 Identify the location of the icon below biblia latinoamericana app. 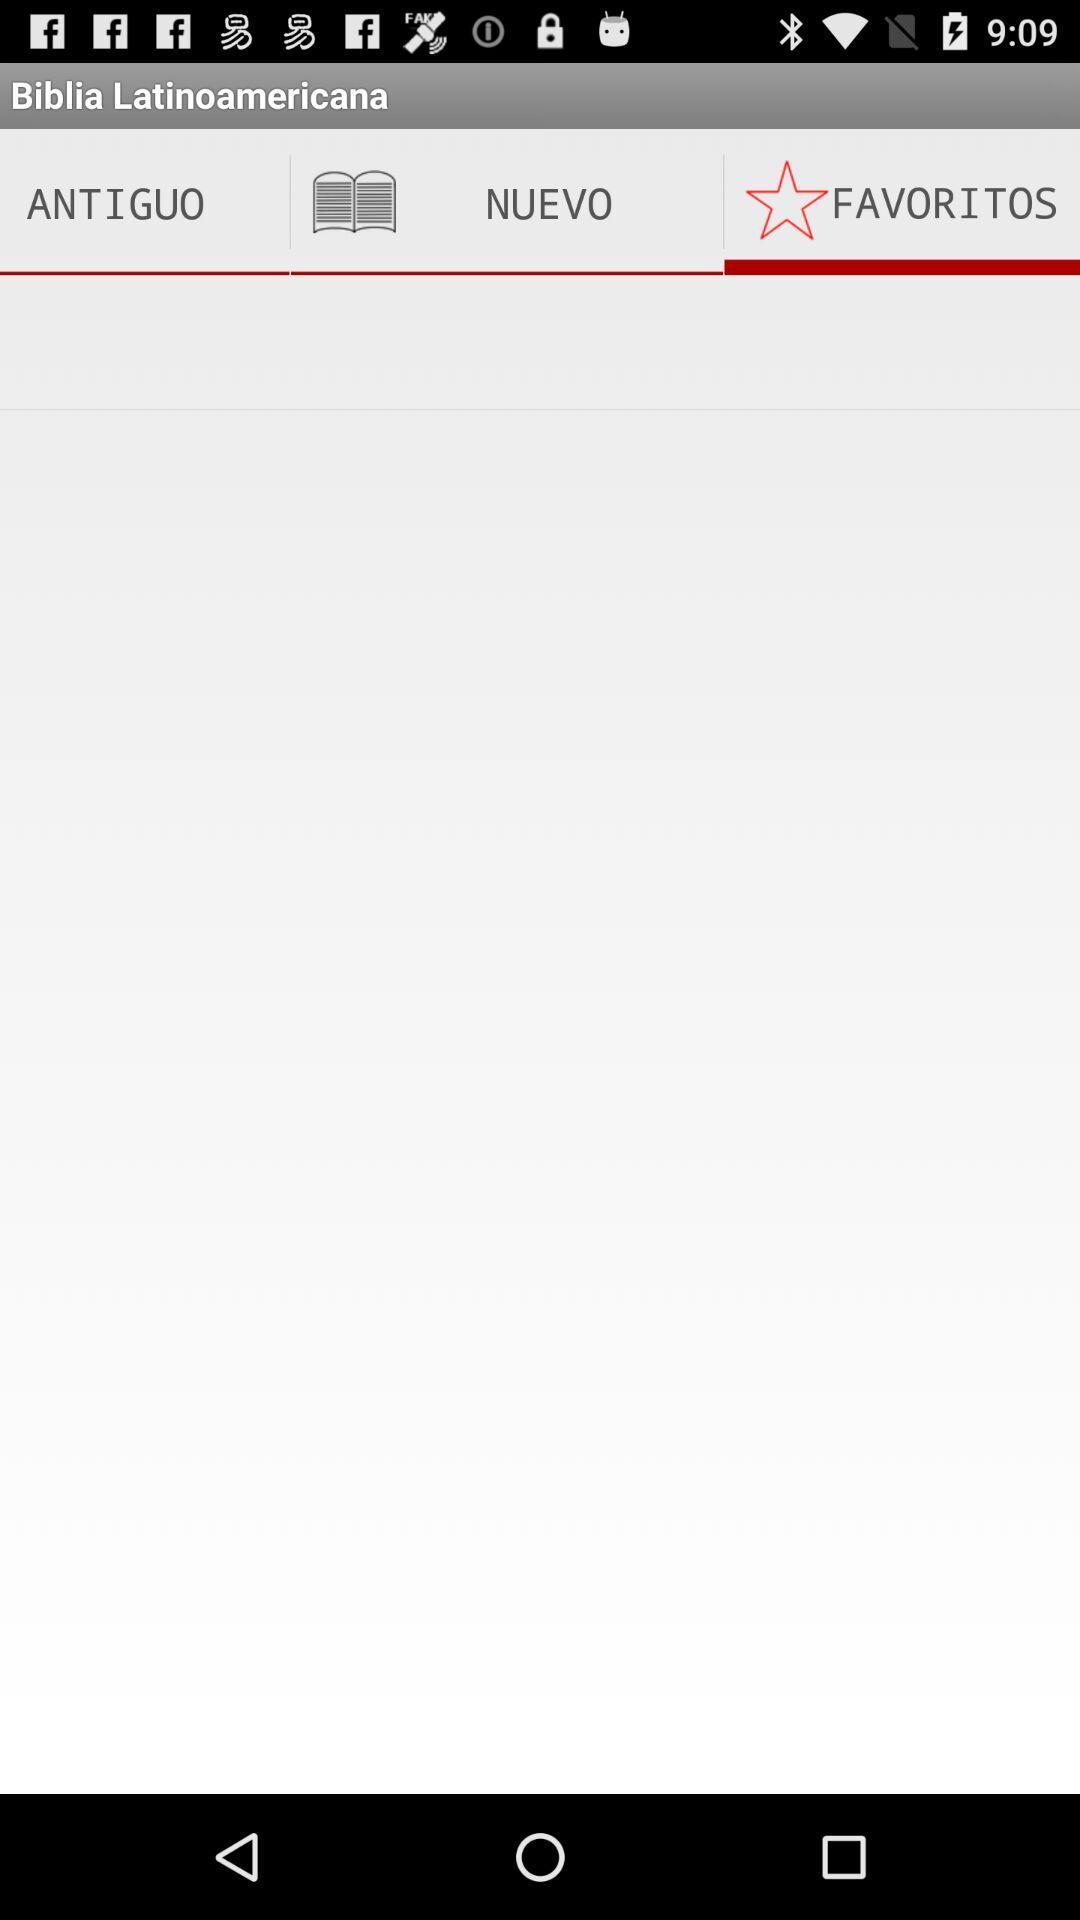
(505, 202).